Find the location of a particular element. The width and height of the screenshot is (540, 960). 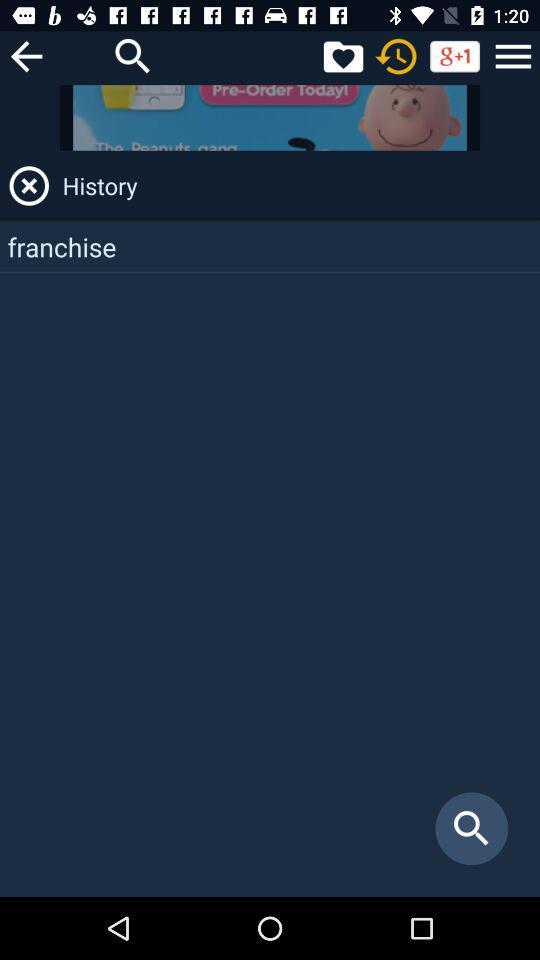

the favorite icon is located at coordinates (342, 55).